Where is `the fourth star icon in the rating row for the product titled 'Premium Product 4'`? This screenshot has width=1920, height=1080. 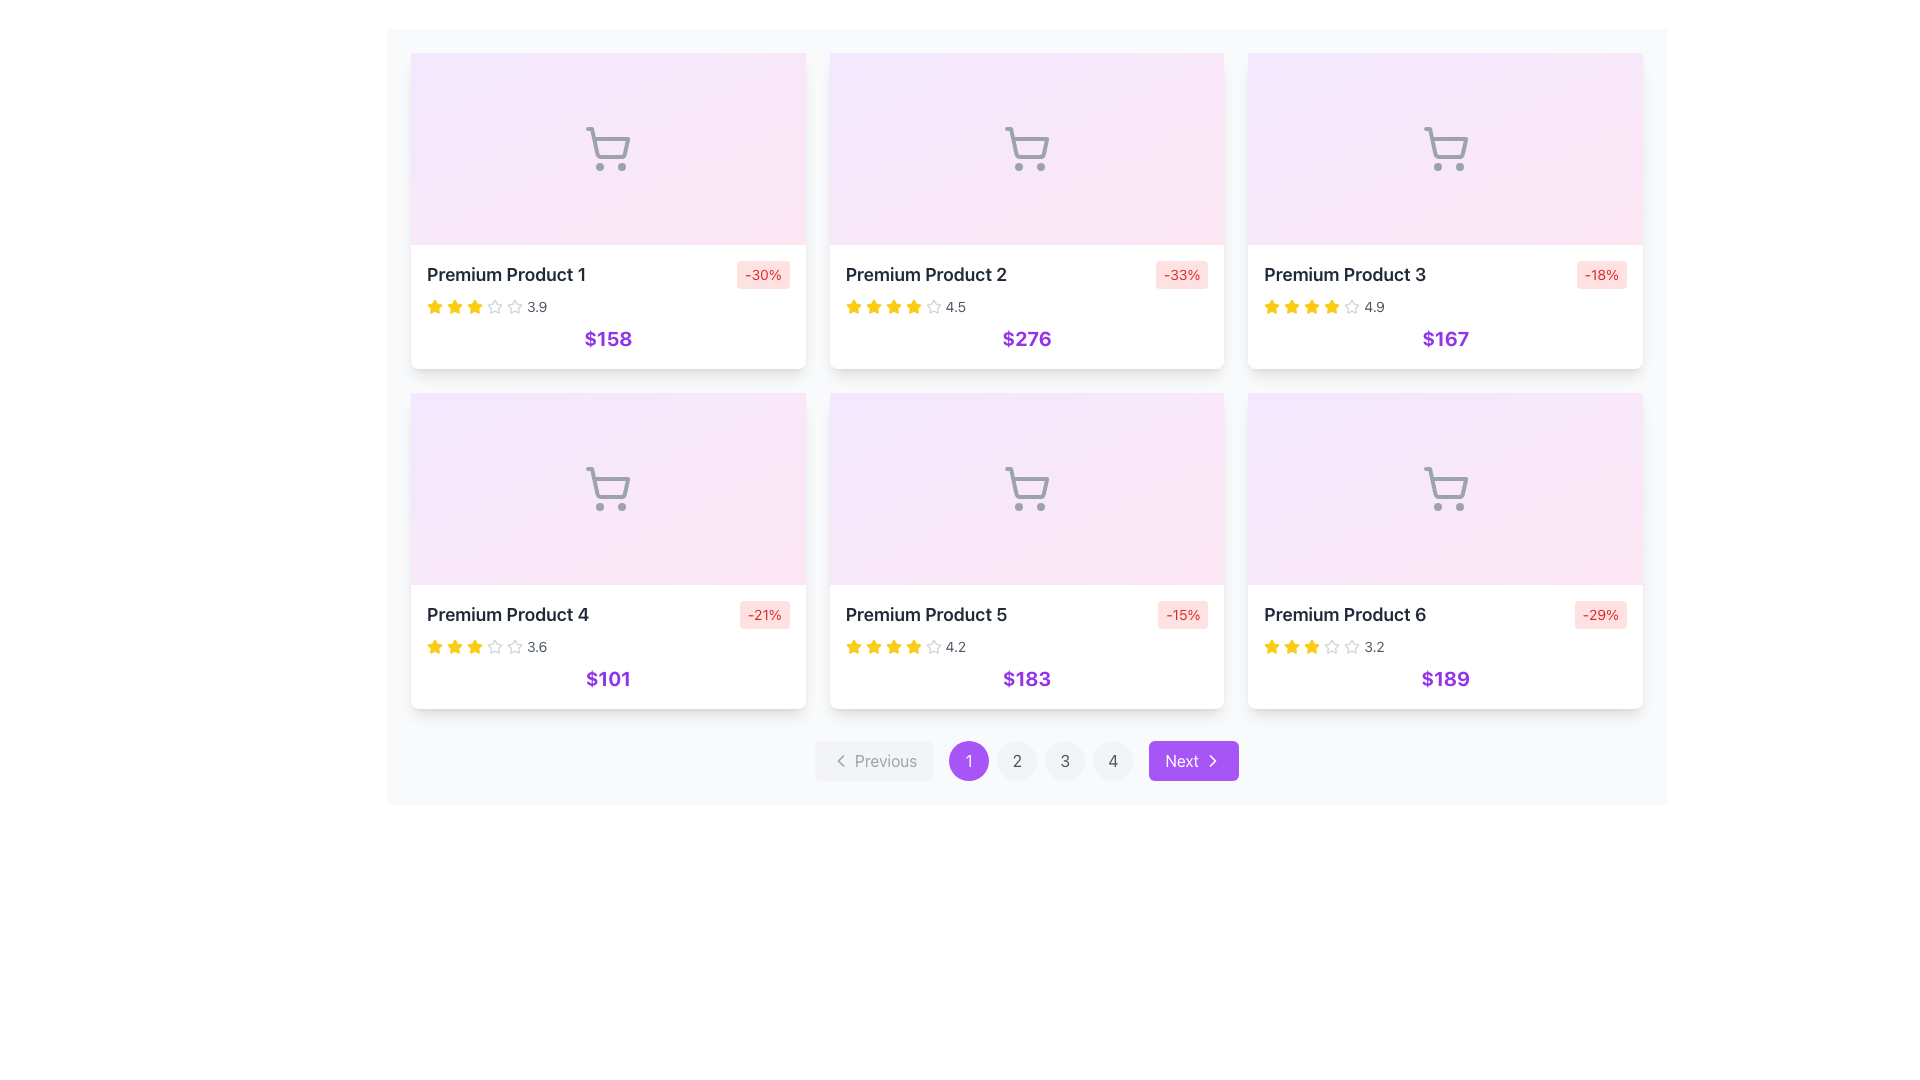 the fourth star icon in the rating row for the product titled 'Premium Product 4' is located at coordinates (514, 646).